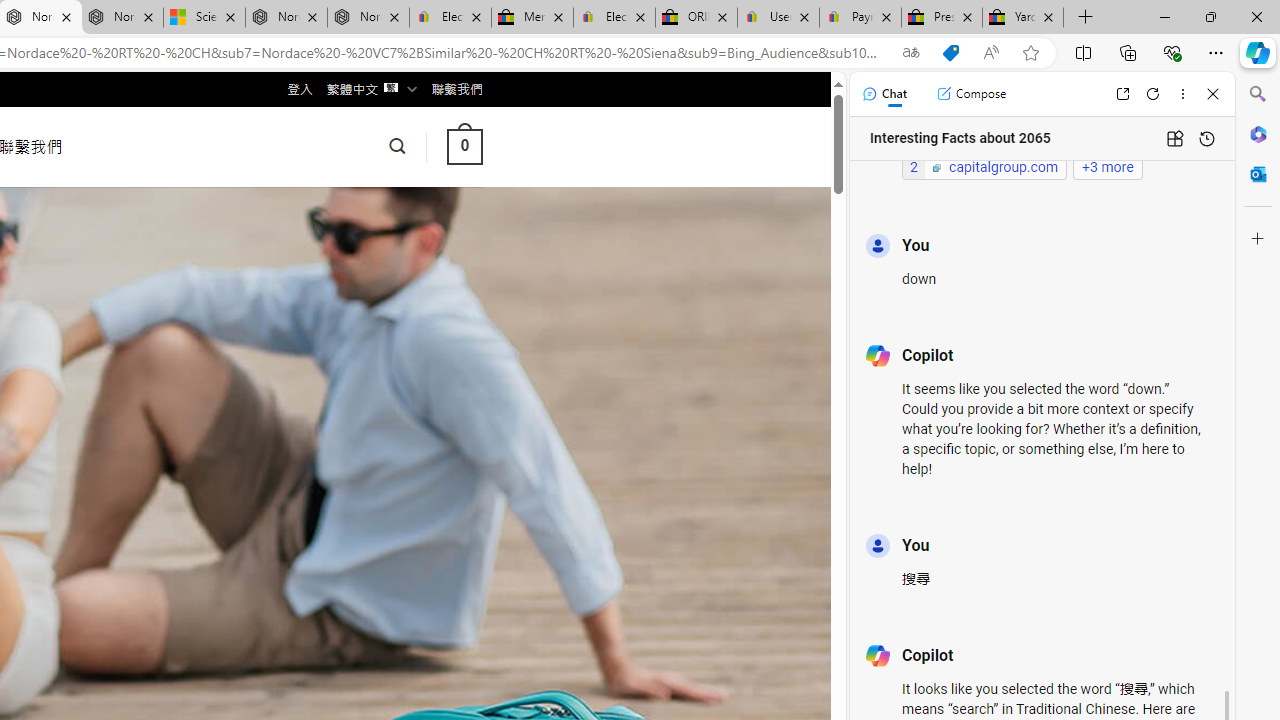  Describe the element at coordinates (777, 17) in the screenshot. I see `'User Privacy Notice | eBay'` at that location.